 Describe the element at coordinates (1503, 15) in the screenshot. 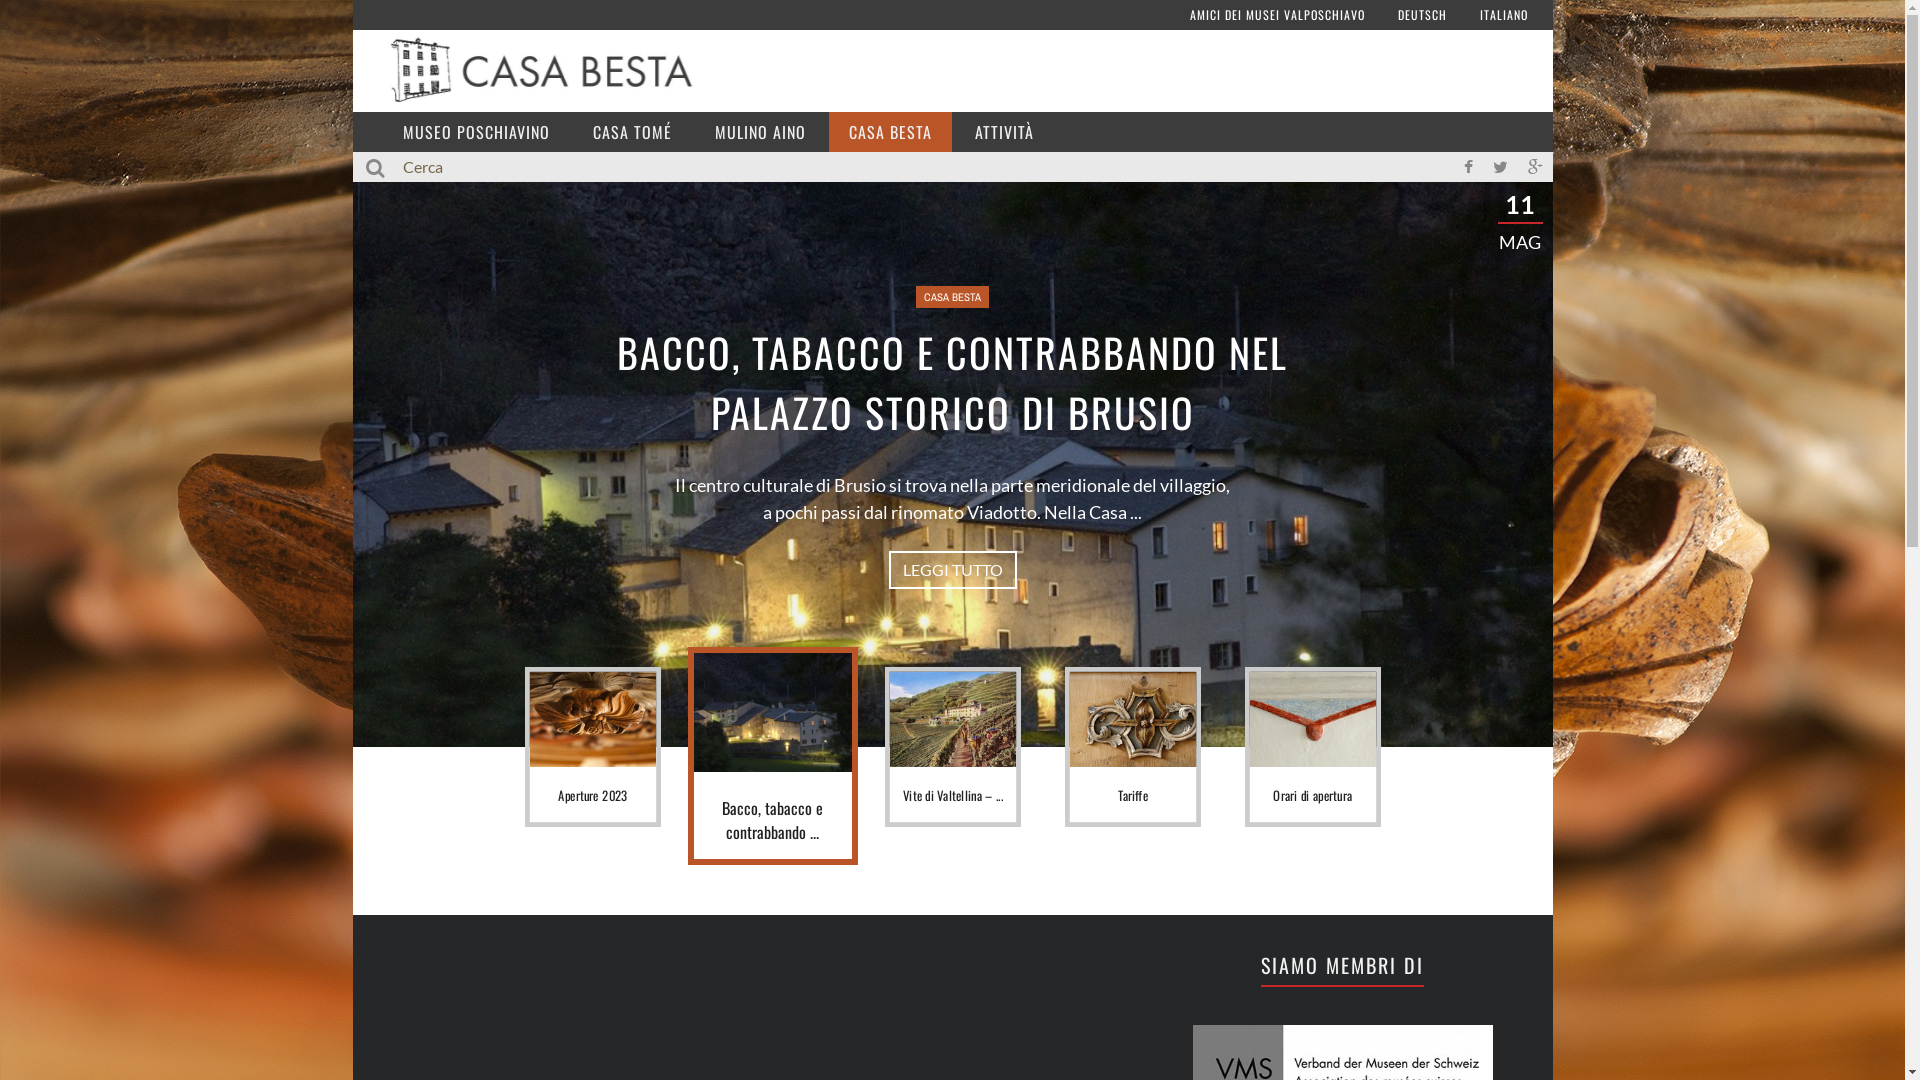

I see `'ITALIANO'` at that location.